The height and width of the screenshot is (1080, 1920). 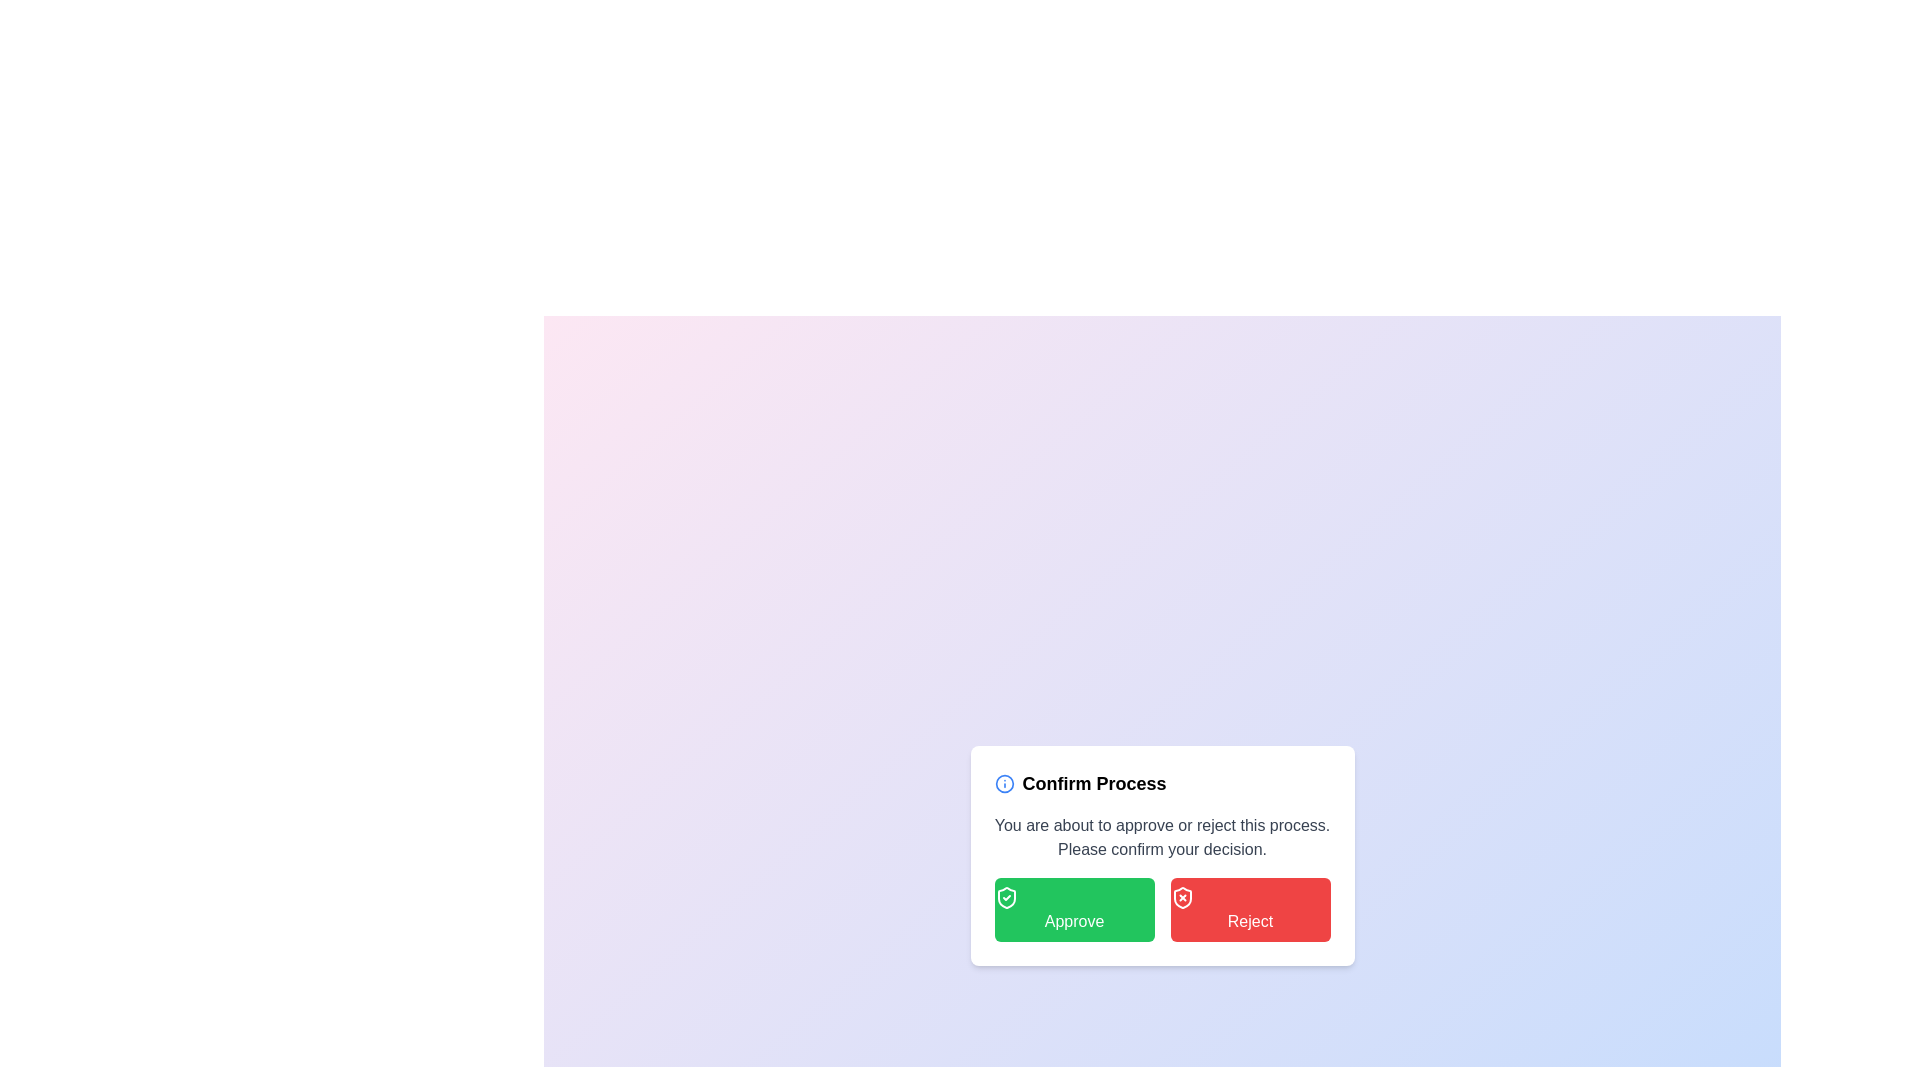 What do you see at coordinates (1162, 837) in the screenshot?
I see `informational message located at the center of the white dialog box below the title 'Confirm Process' and above the buttons 'Approve' and 'Reject'` at bounding box center [1162, 837].